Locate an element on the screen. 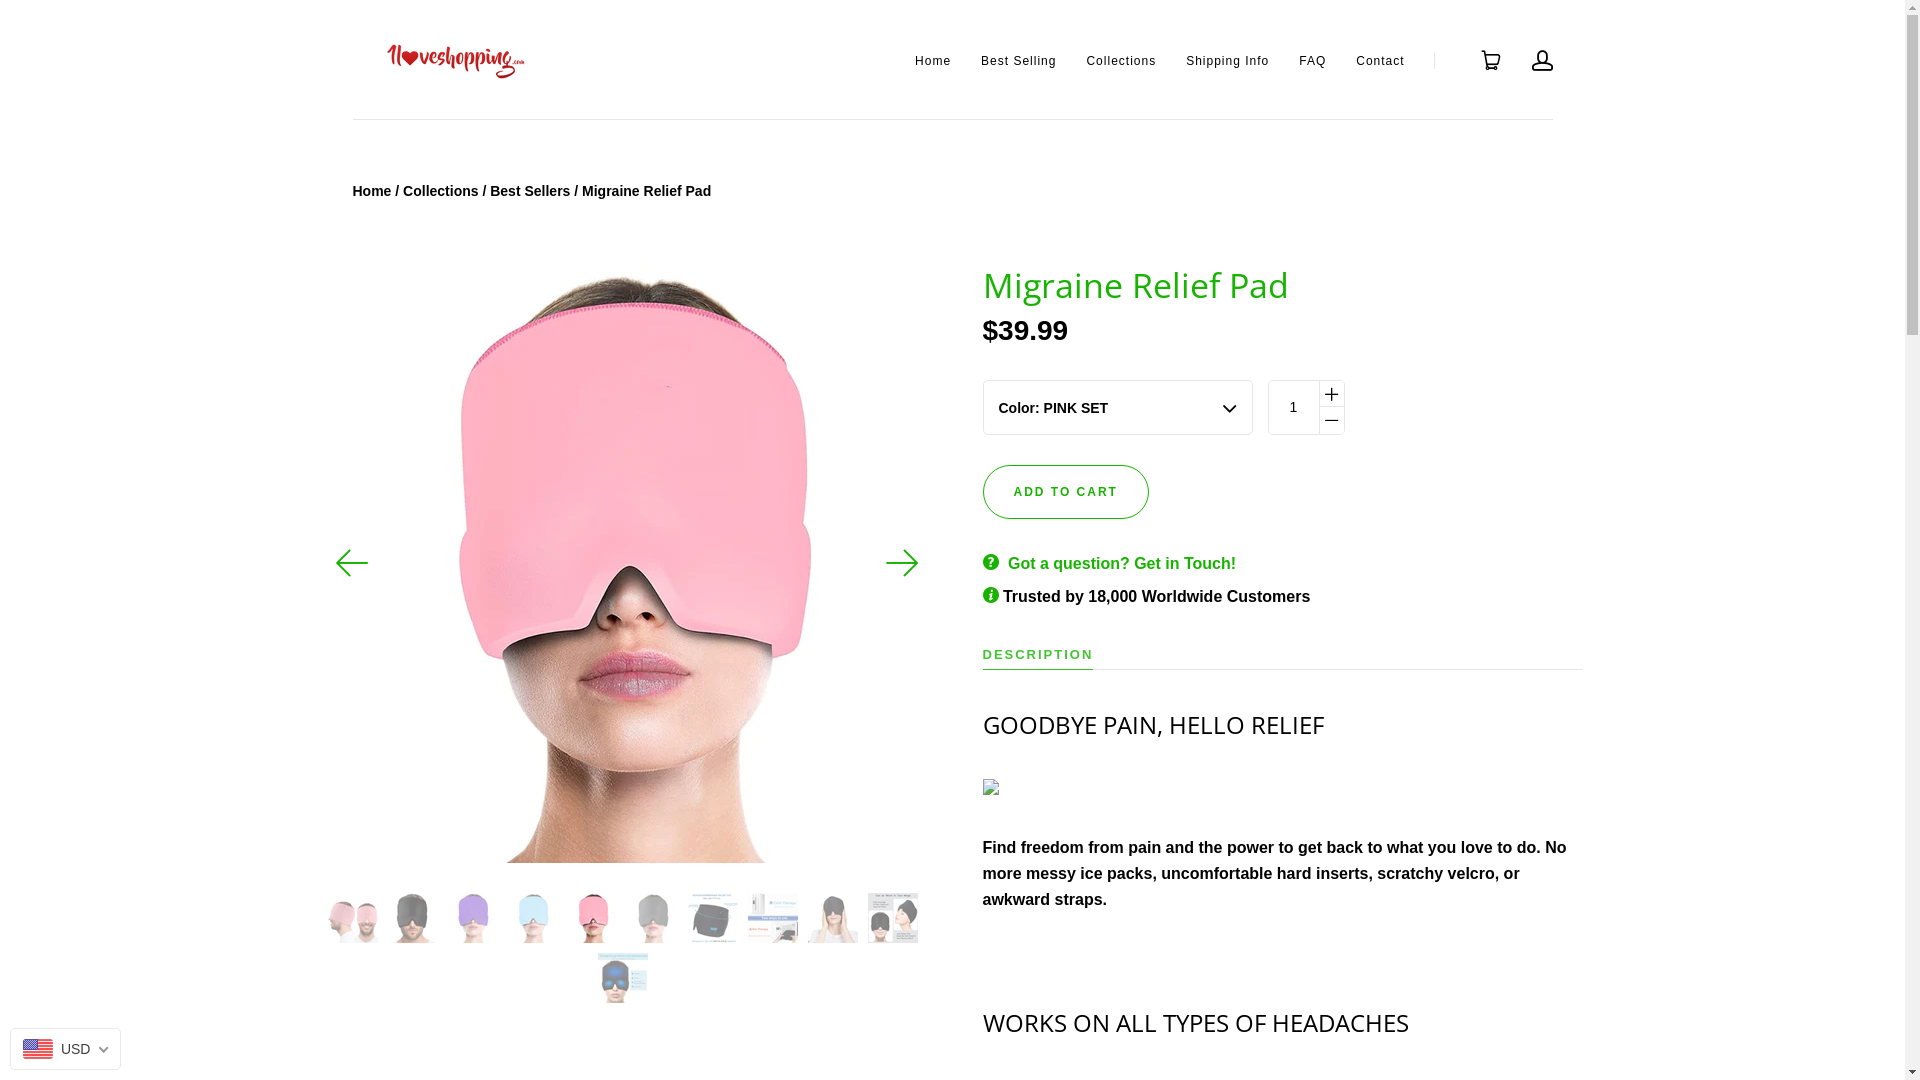  'Contact' is located at coordinates (1379, 60).